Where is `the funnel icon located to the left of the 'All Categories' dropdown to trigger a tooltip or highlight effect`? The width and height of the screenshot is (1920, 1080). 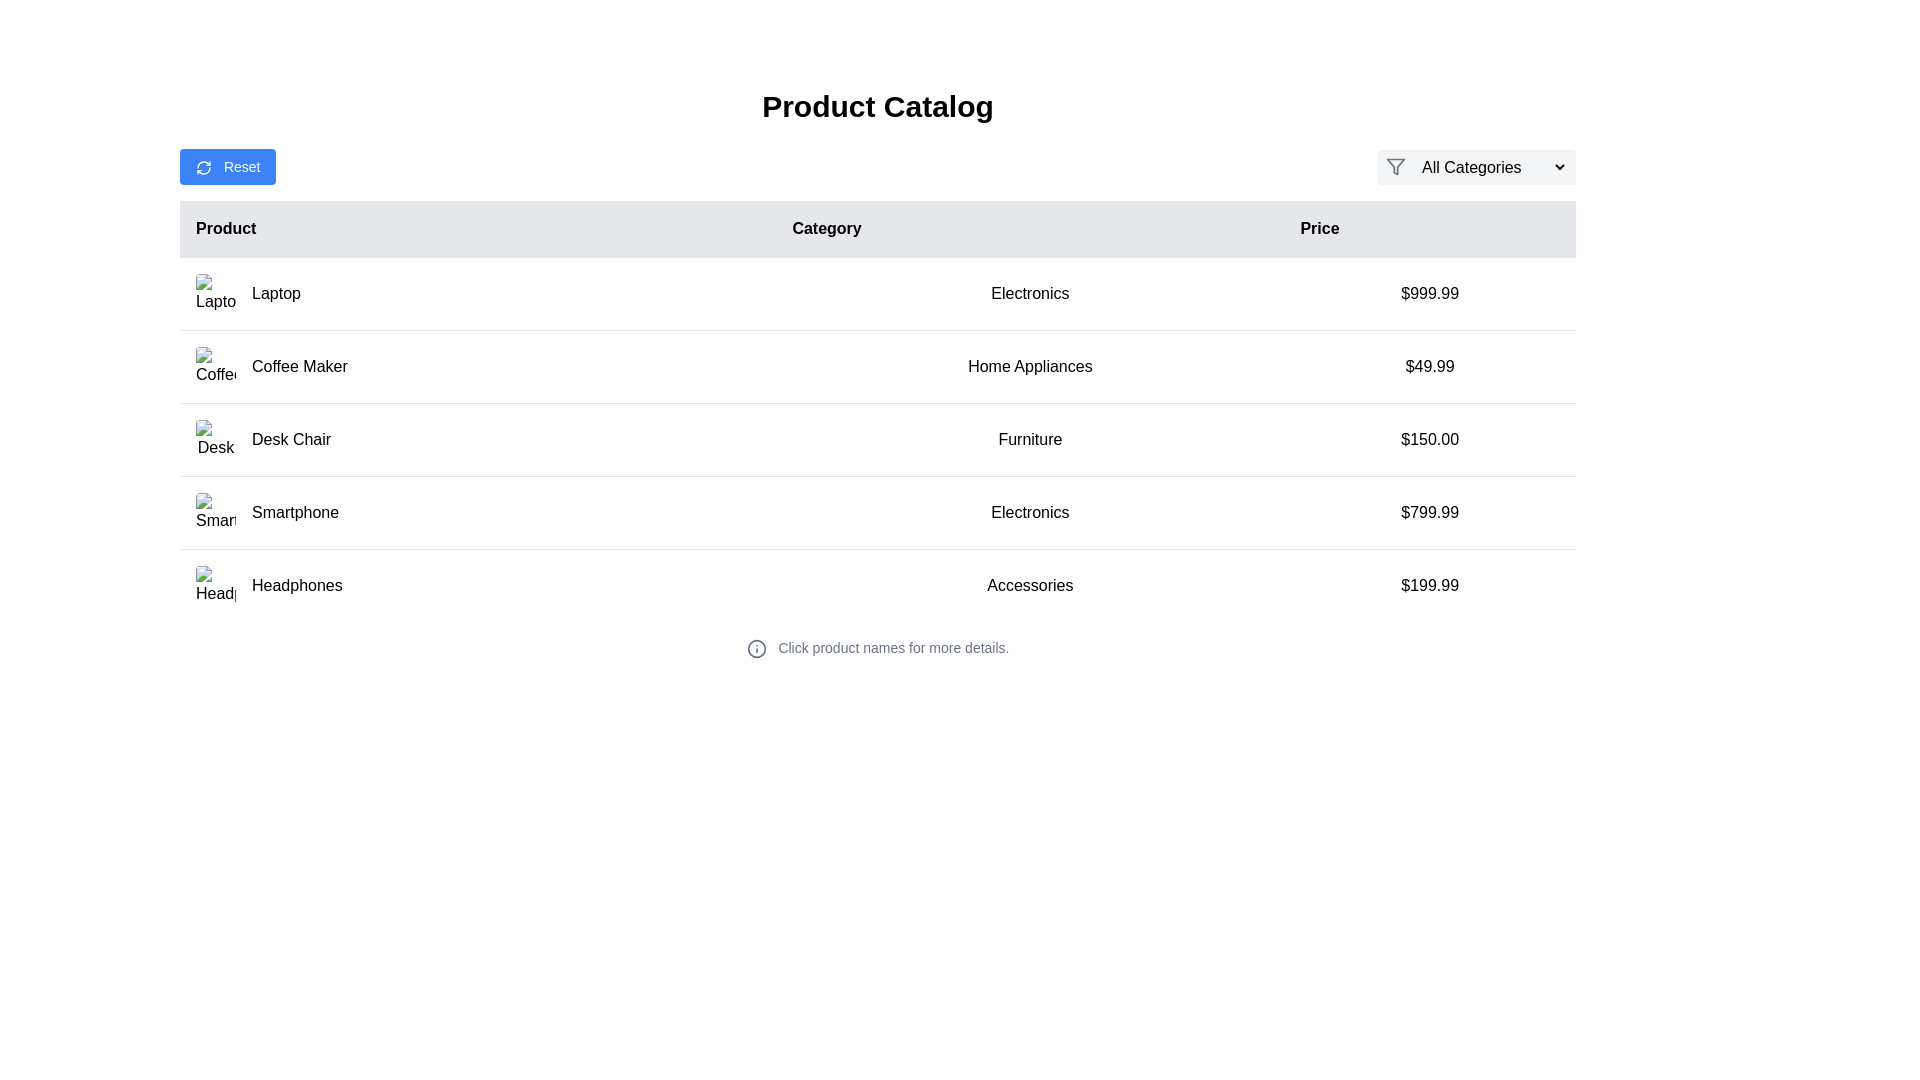
the funnel icon located to the left of the 'All Categories' dropdown to trigger a tooltip or highlight effect is located at coordinates (1395, 165).